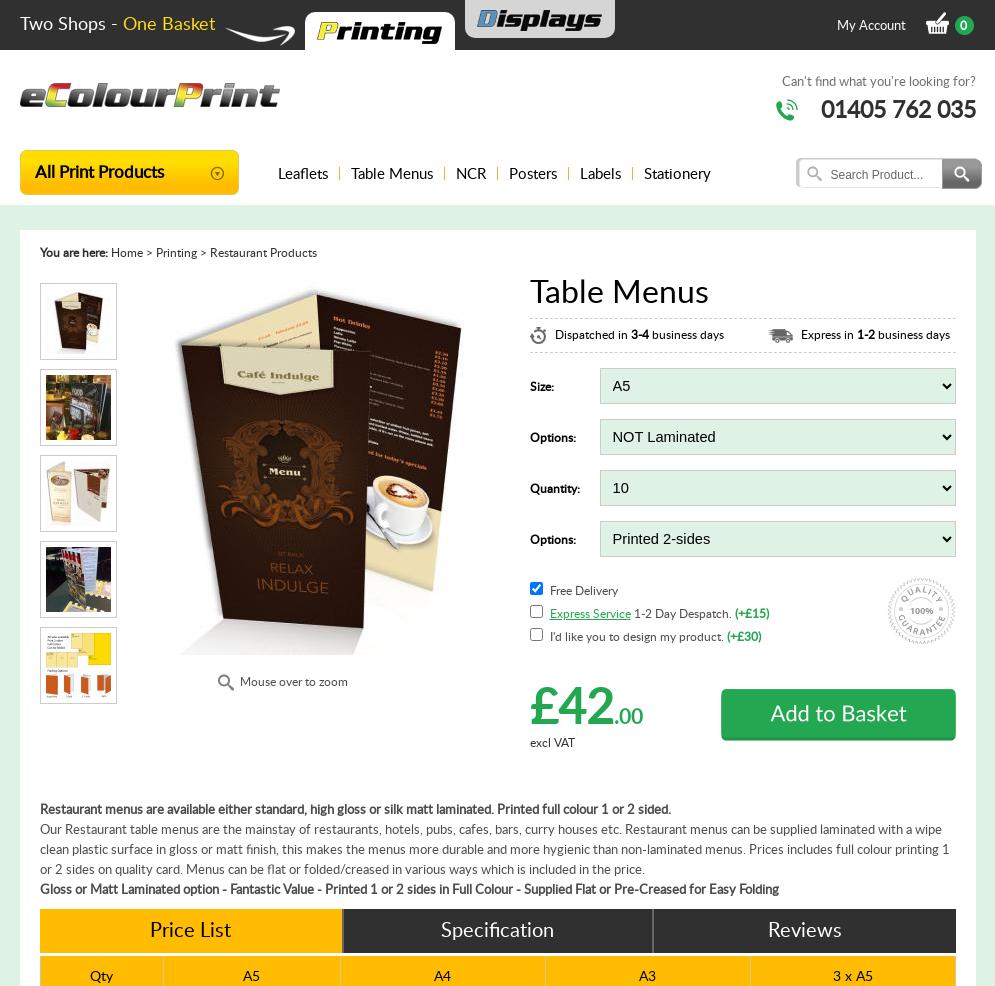 The width and height of the screenshot is (995, 986). I want to click on 'Price List', so click(190, 929).